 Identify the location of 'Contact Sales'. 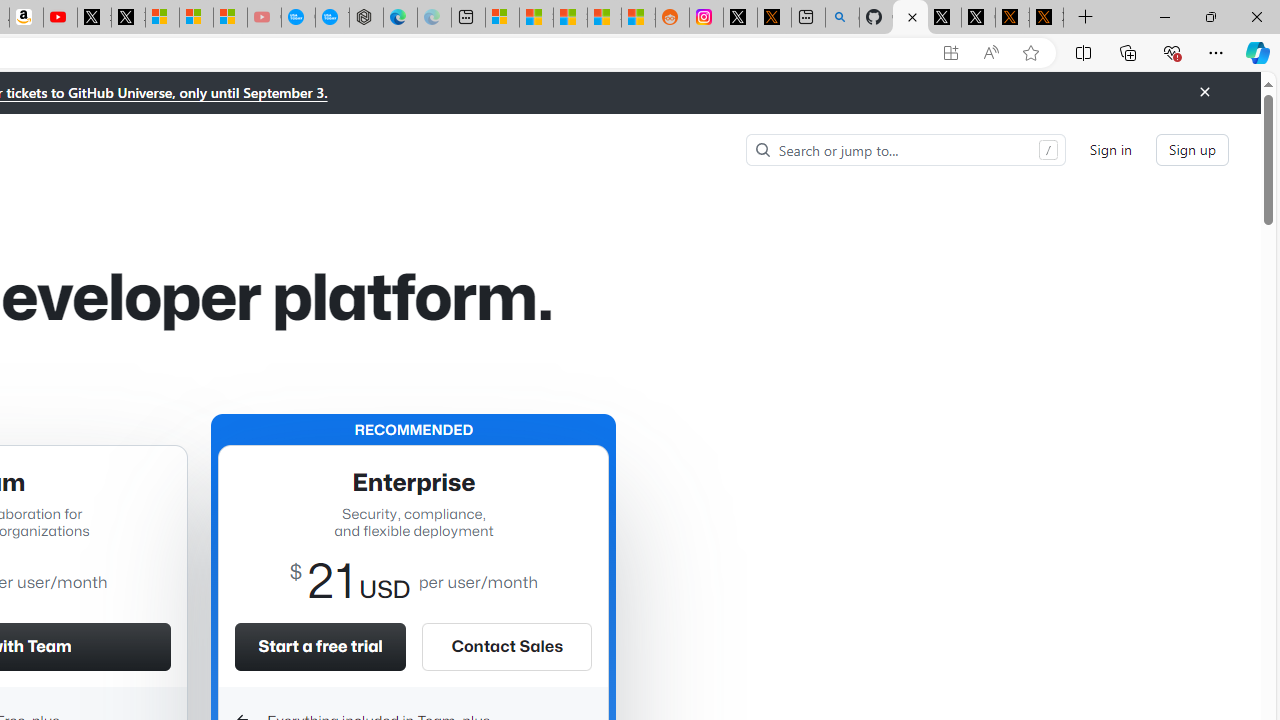
(506, 646).